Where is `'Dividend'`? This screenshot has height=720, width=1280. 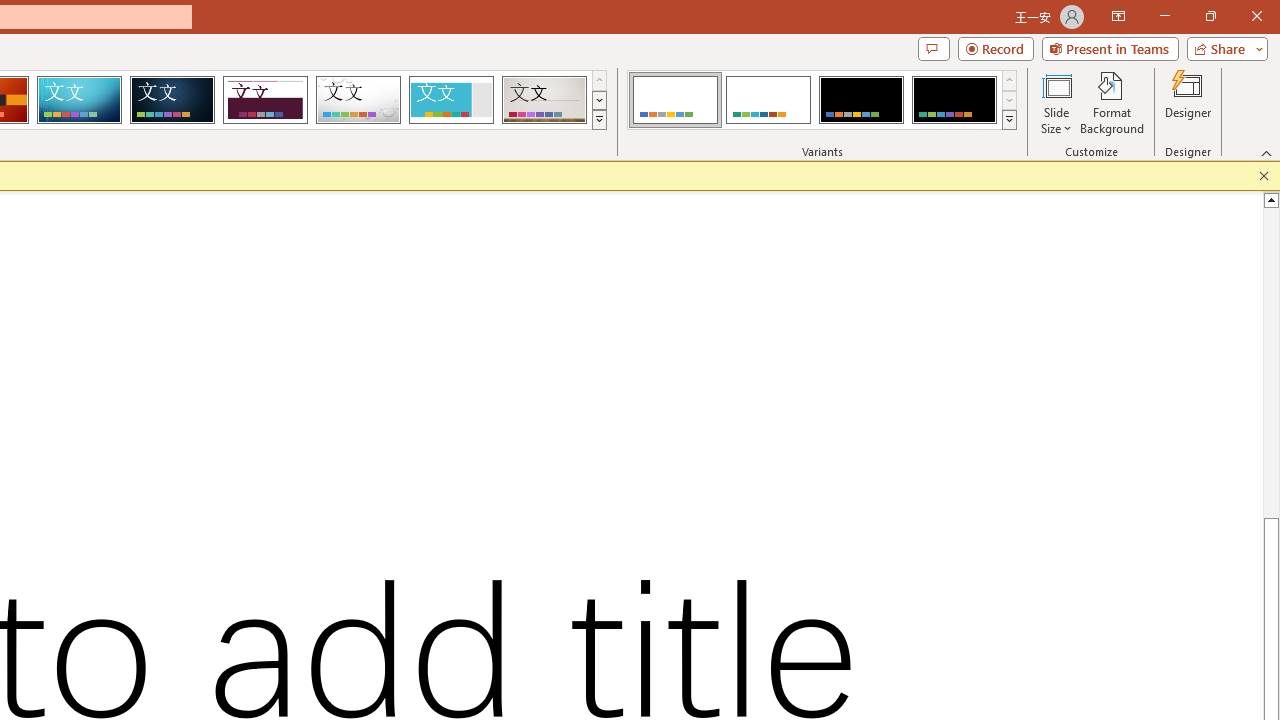 'Dividend' is located at coordinates (264, 100).